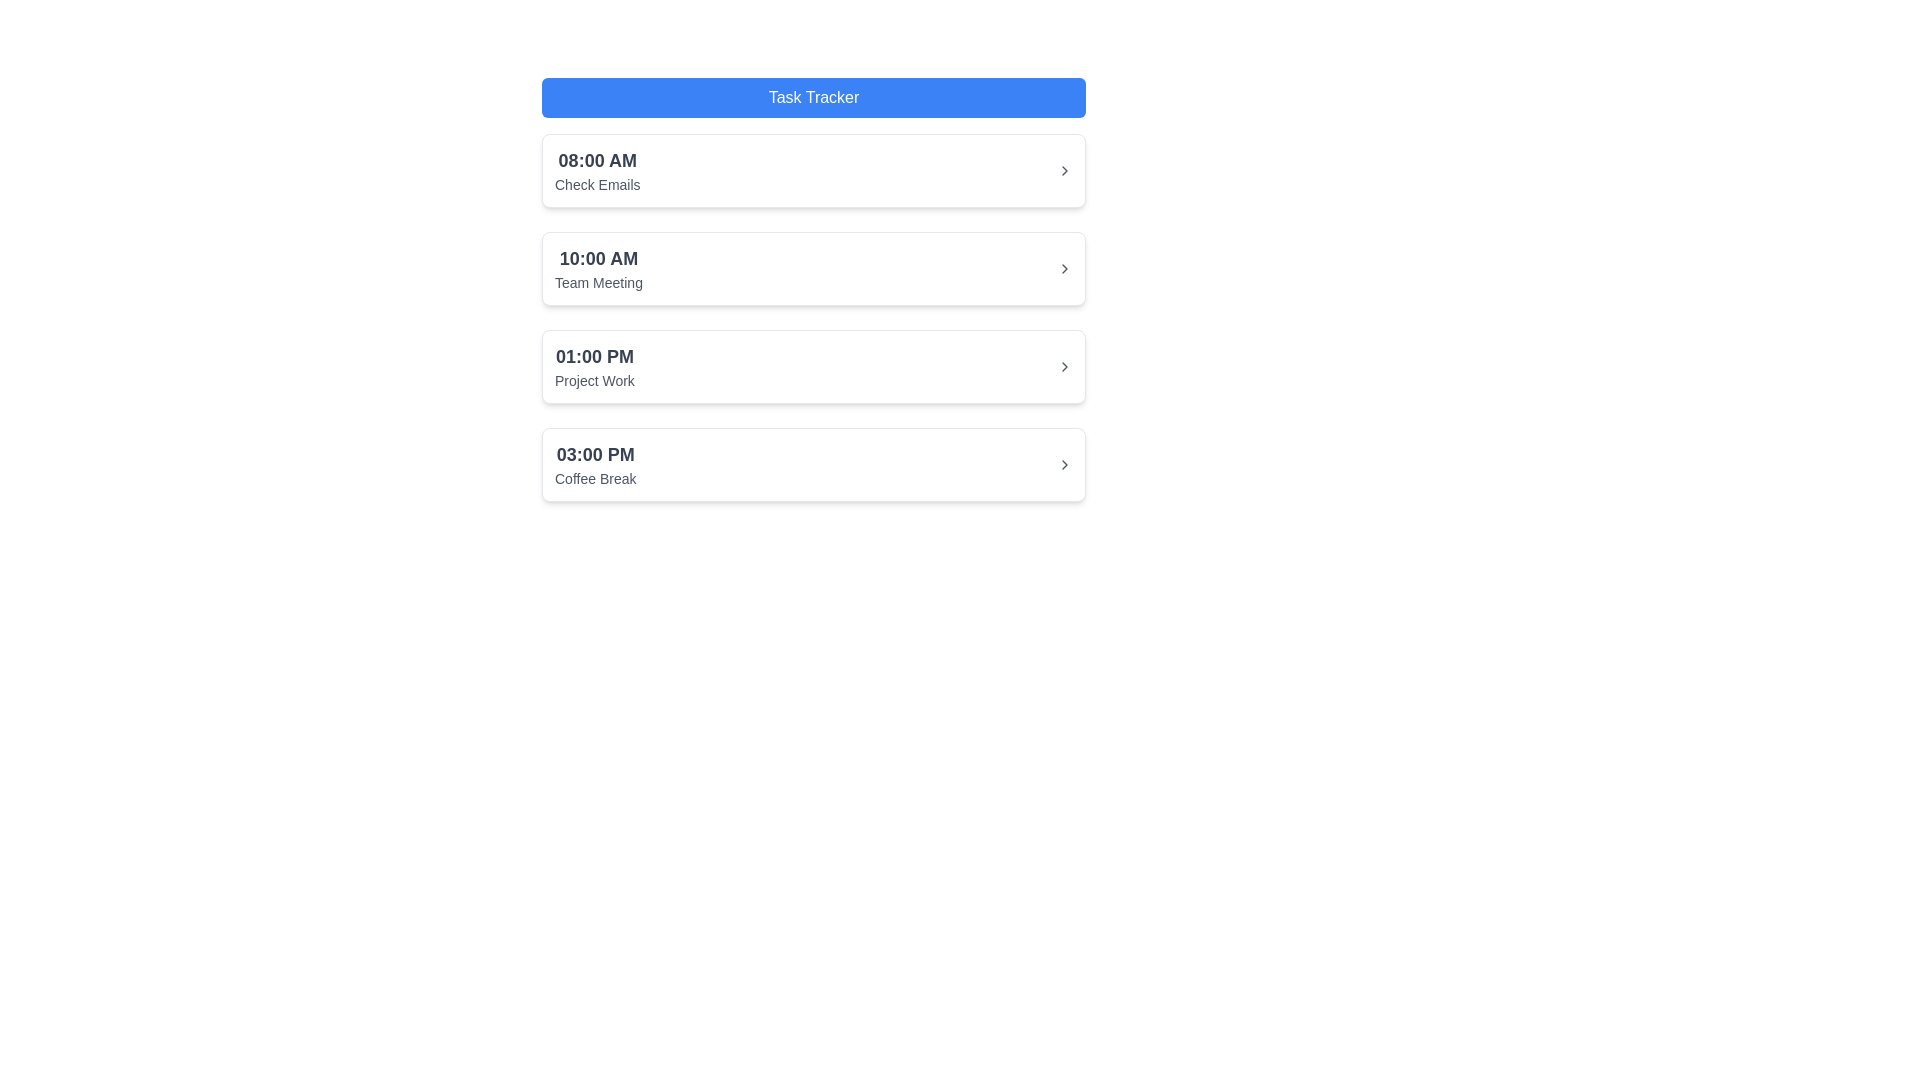 This screenshot has width=1920, height=1080. I want to click on the Informational Block displaying '01:00 PM' and 'Project Work', which is positioned third in the schedule list between '10:00 AM Team Meeting' and '03:00 PM Coffee Break', so click(594, 366).